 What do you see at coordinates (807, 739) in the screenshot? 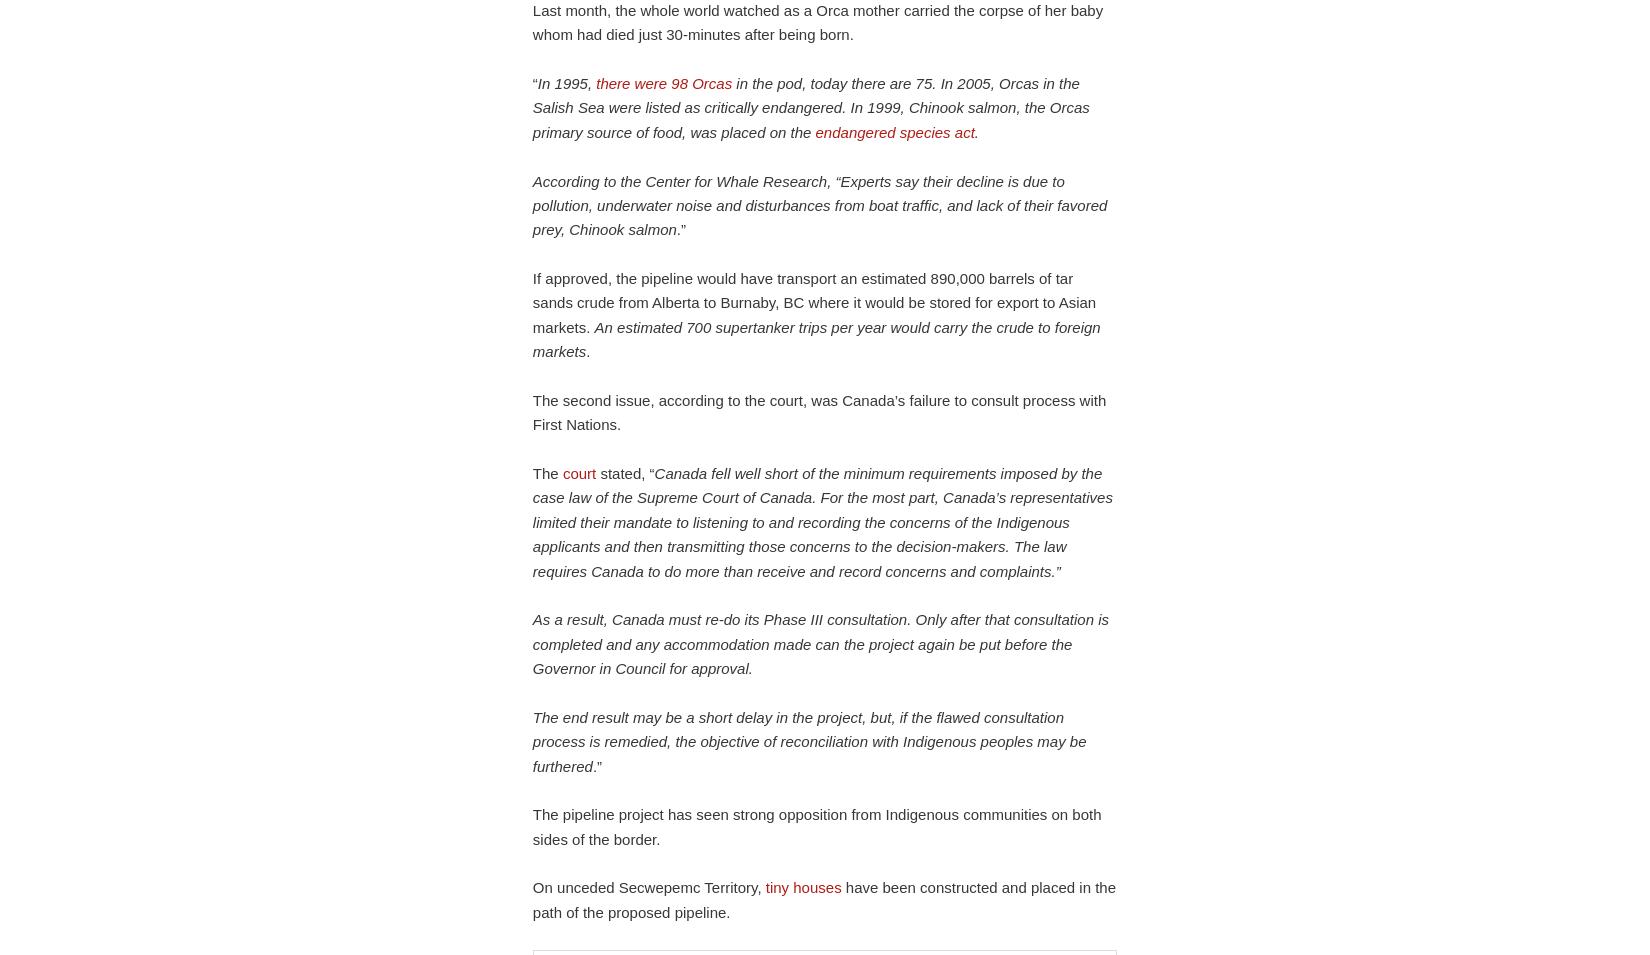
I see `'The end result may be a short delay in the project, but, if the flawed consultation process is remedied, the objective of reconciliation with Indigenous peoples may be furthered'` at bounding box center [807, 739].